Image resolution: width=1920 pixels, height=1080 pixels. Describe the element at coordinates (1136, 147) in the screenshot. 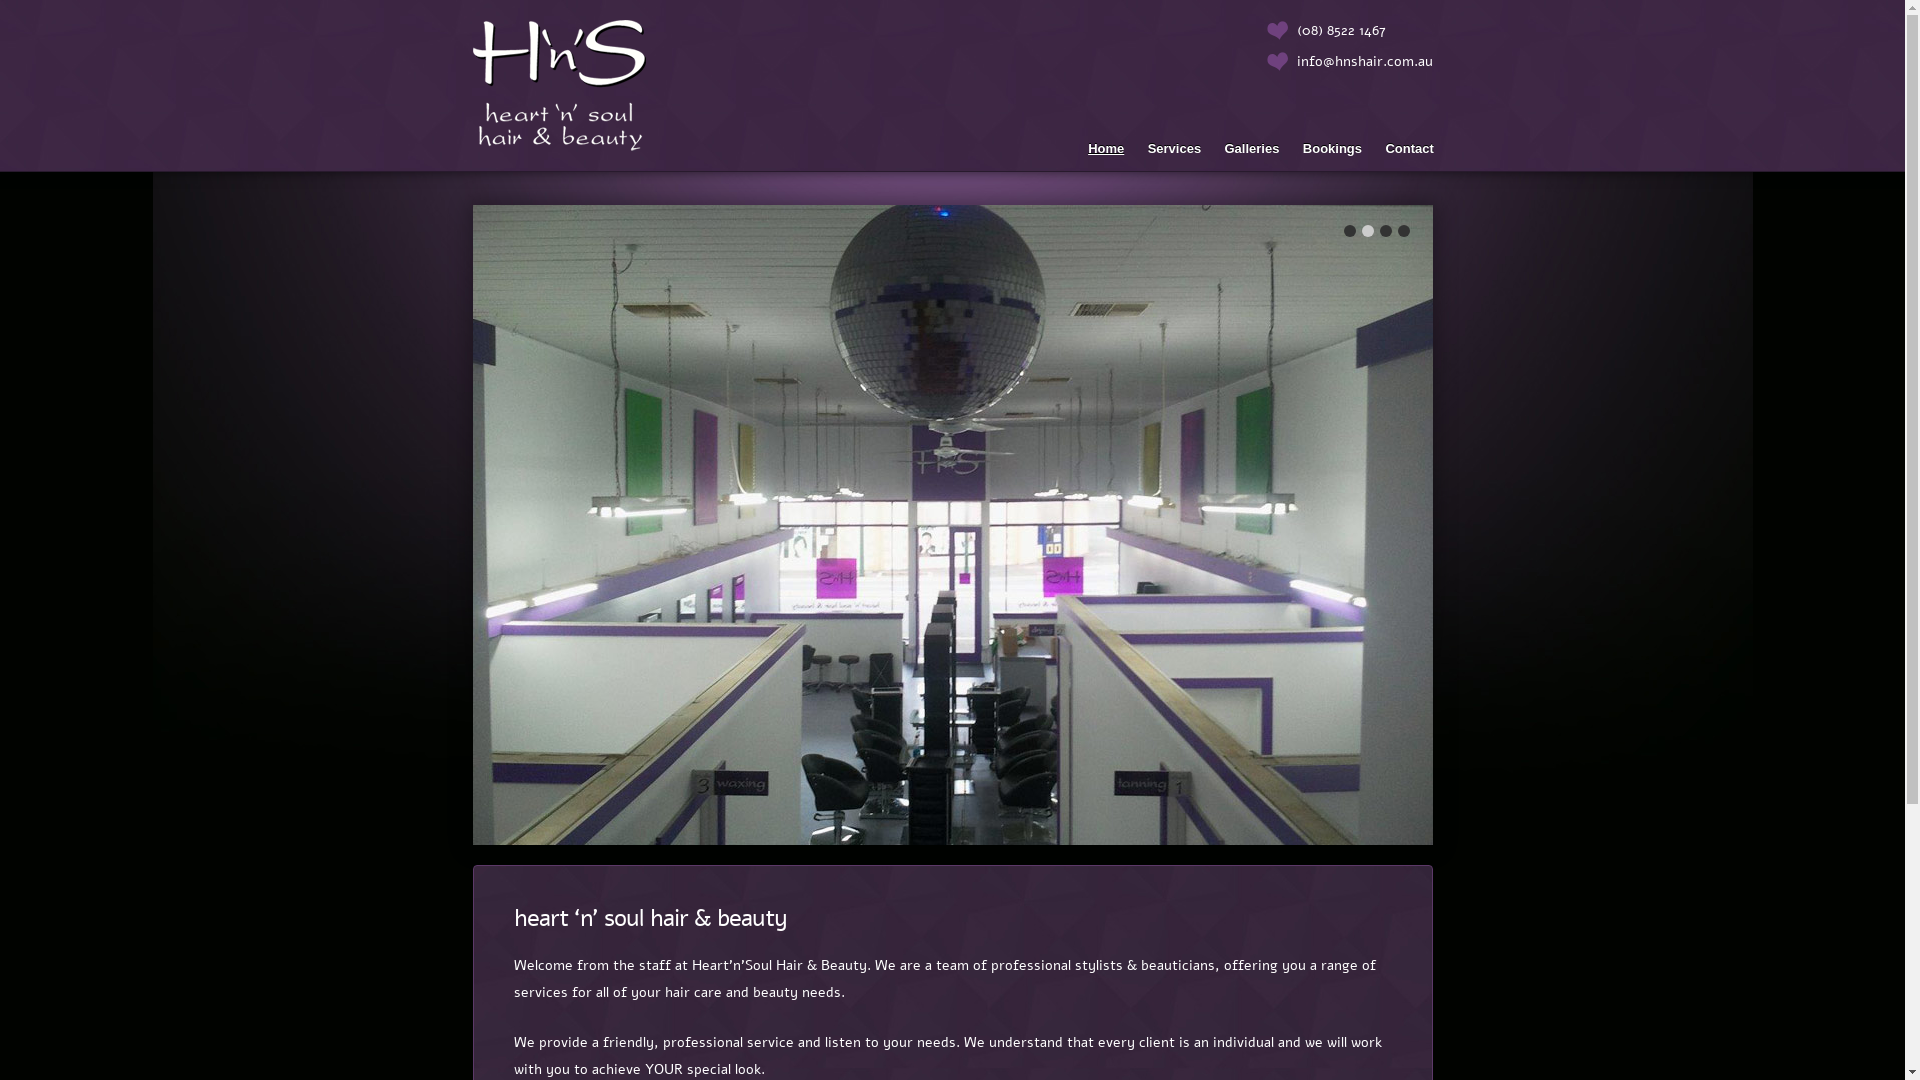

I see `'Services'` at that location.